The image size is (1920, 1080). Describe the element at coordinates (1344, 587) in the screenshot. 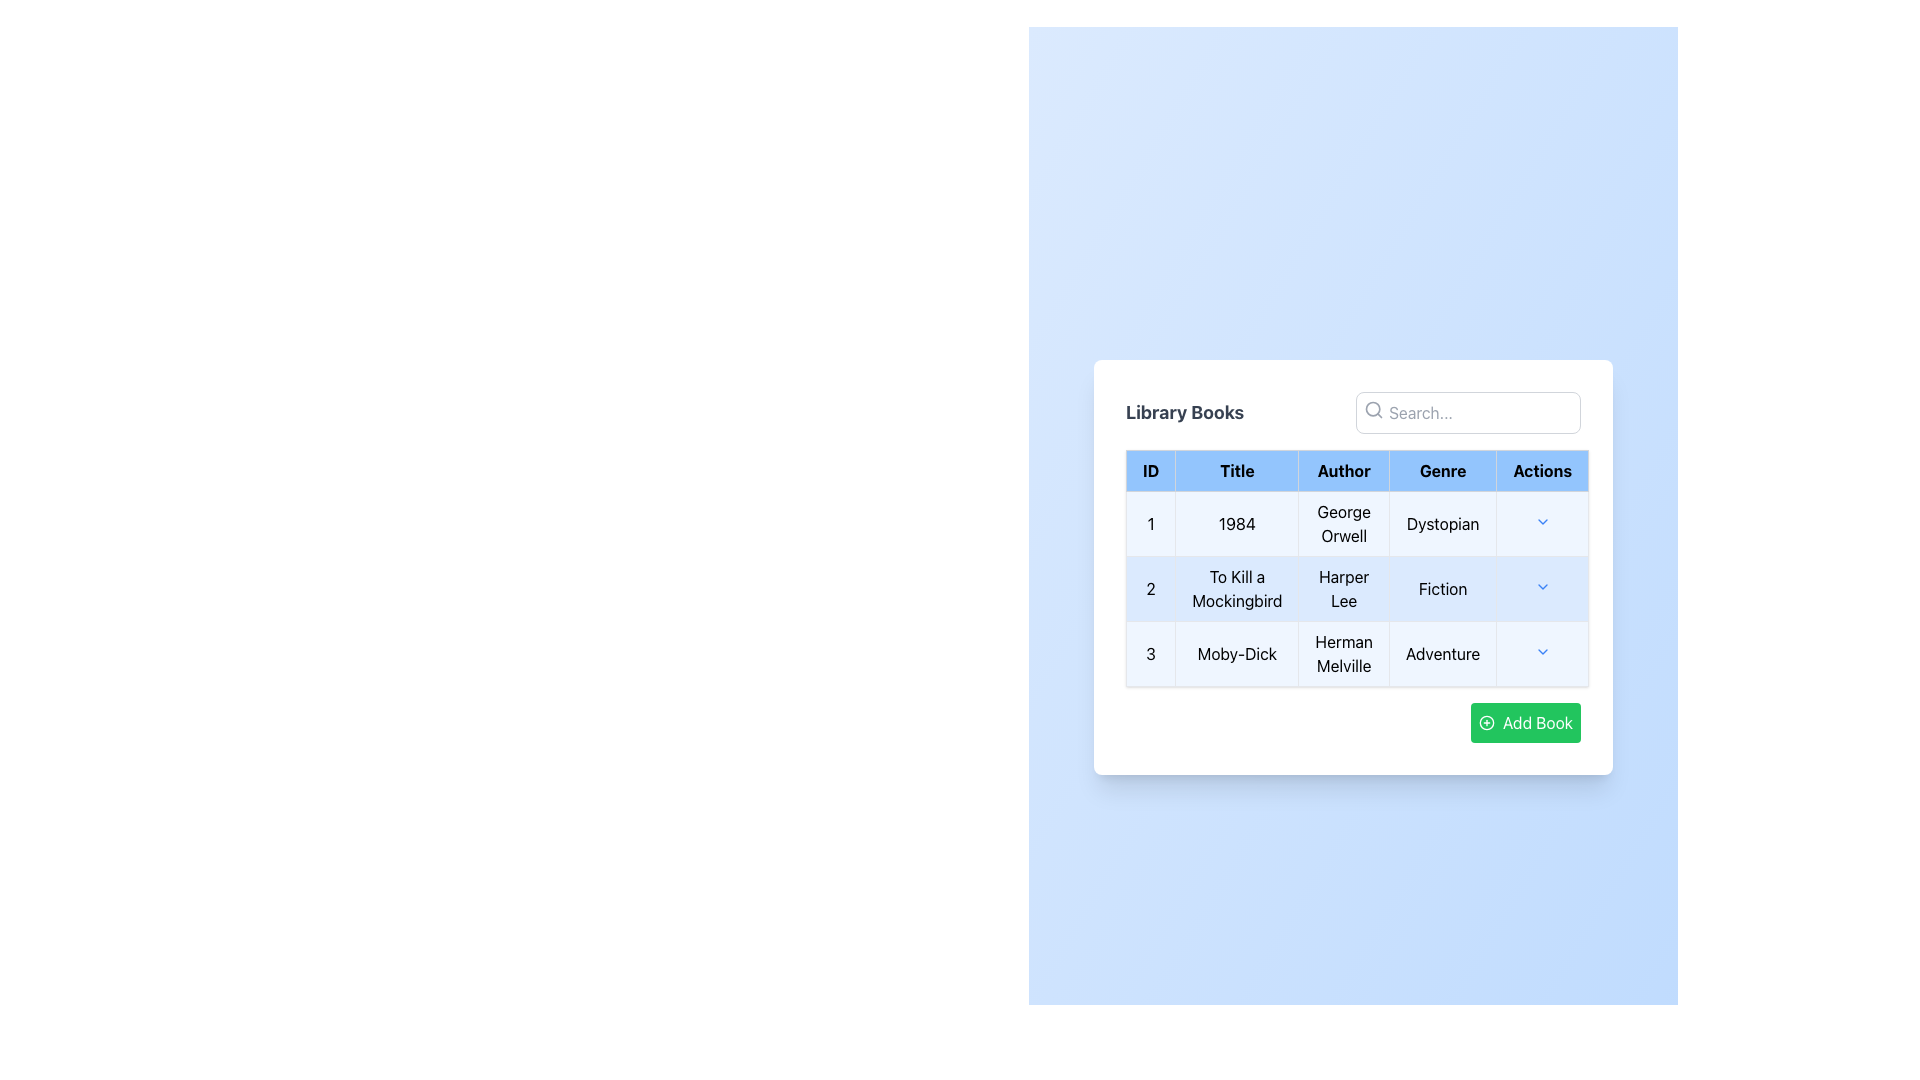

I see `the text display element showing 'Harper Lee' in a table under the 'Author' column, positioned in the second row` at that location.